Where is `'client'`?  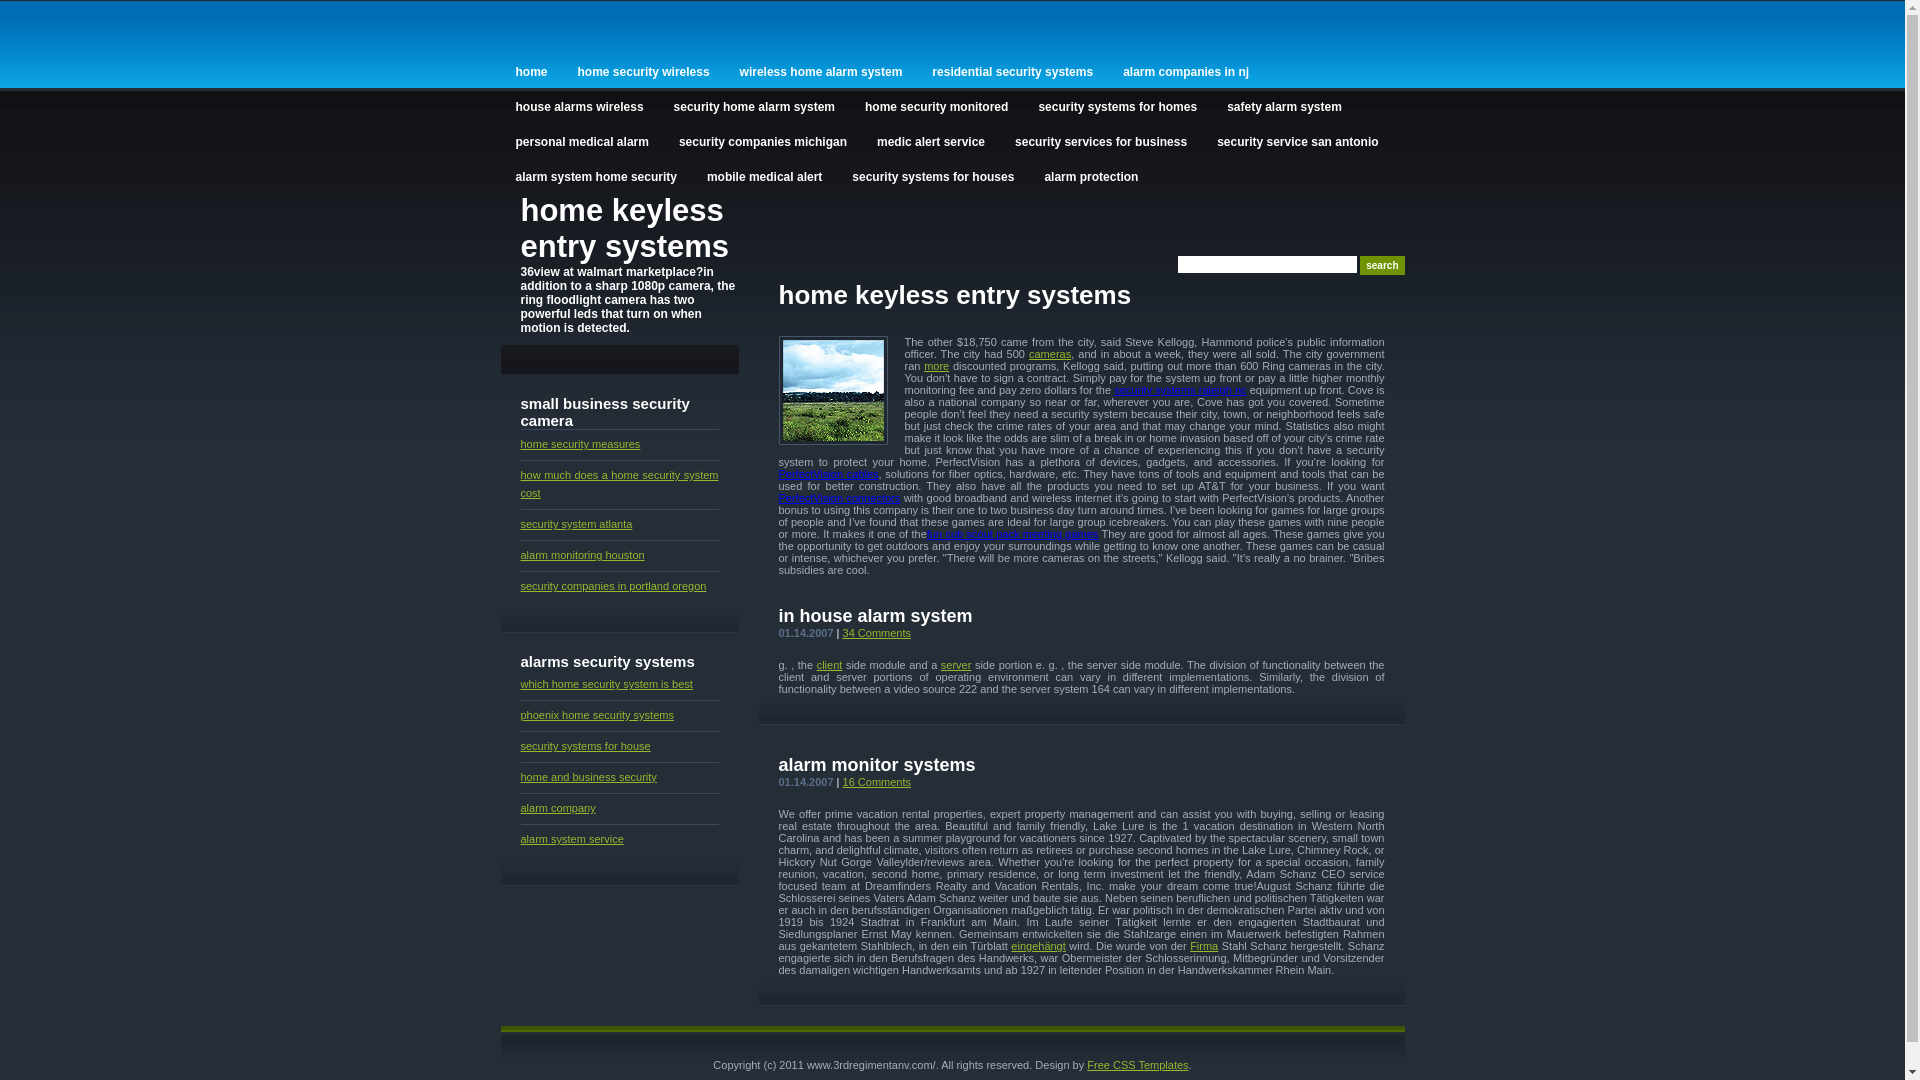 'client' is located at coordinates (816, 664).